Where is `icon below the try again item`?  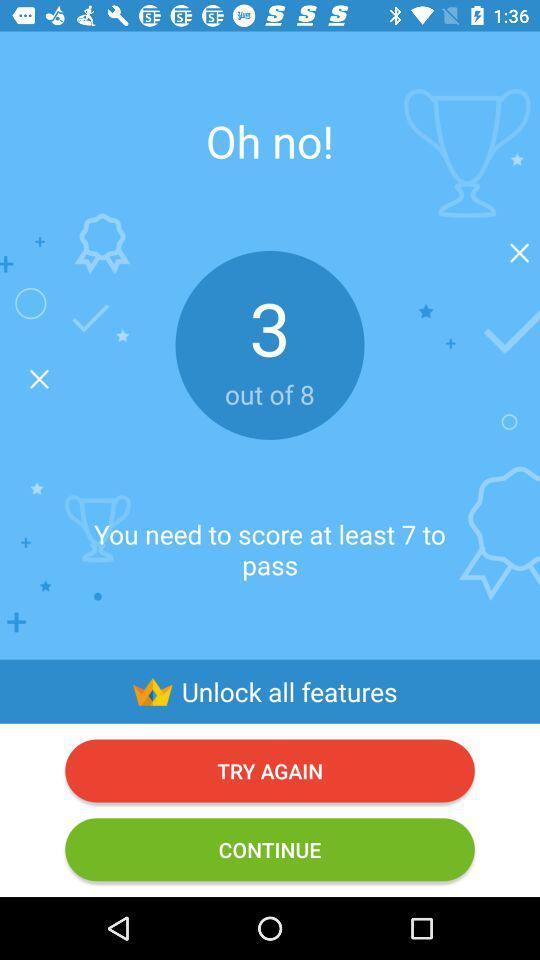 icon below the try again item is located at coordinates (270, 848).